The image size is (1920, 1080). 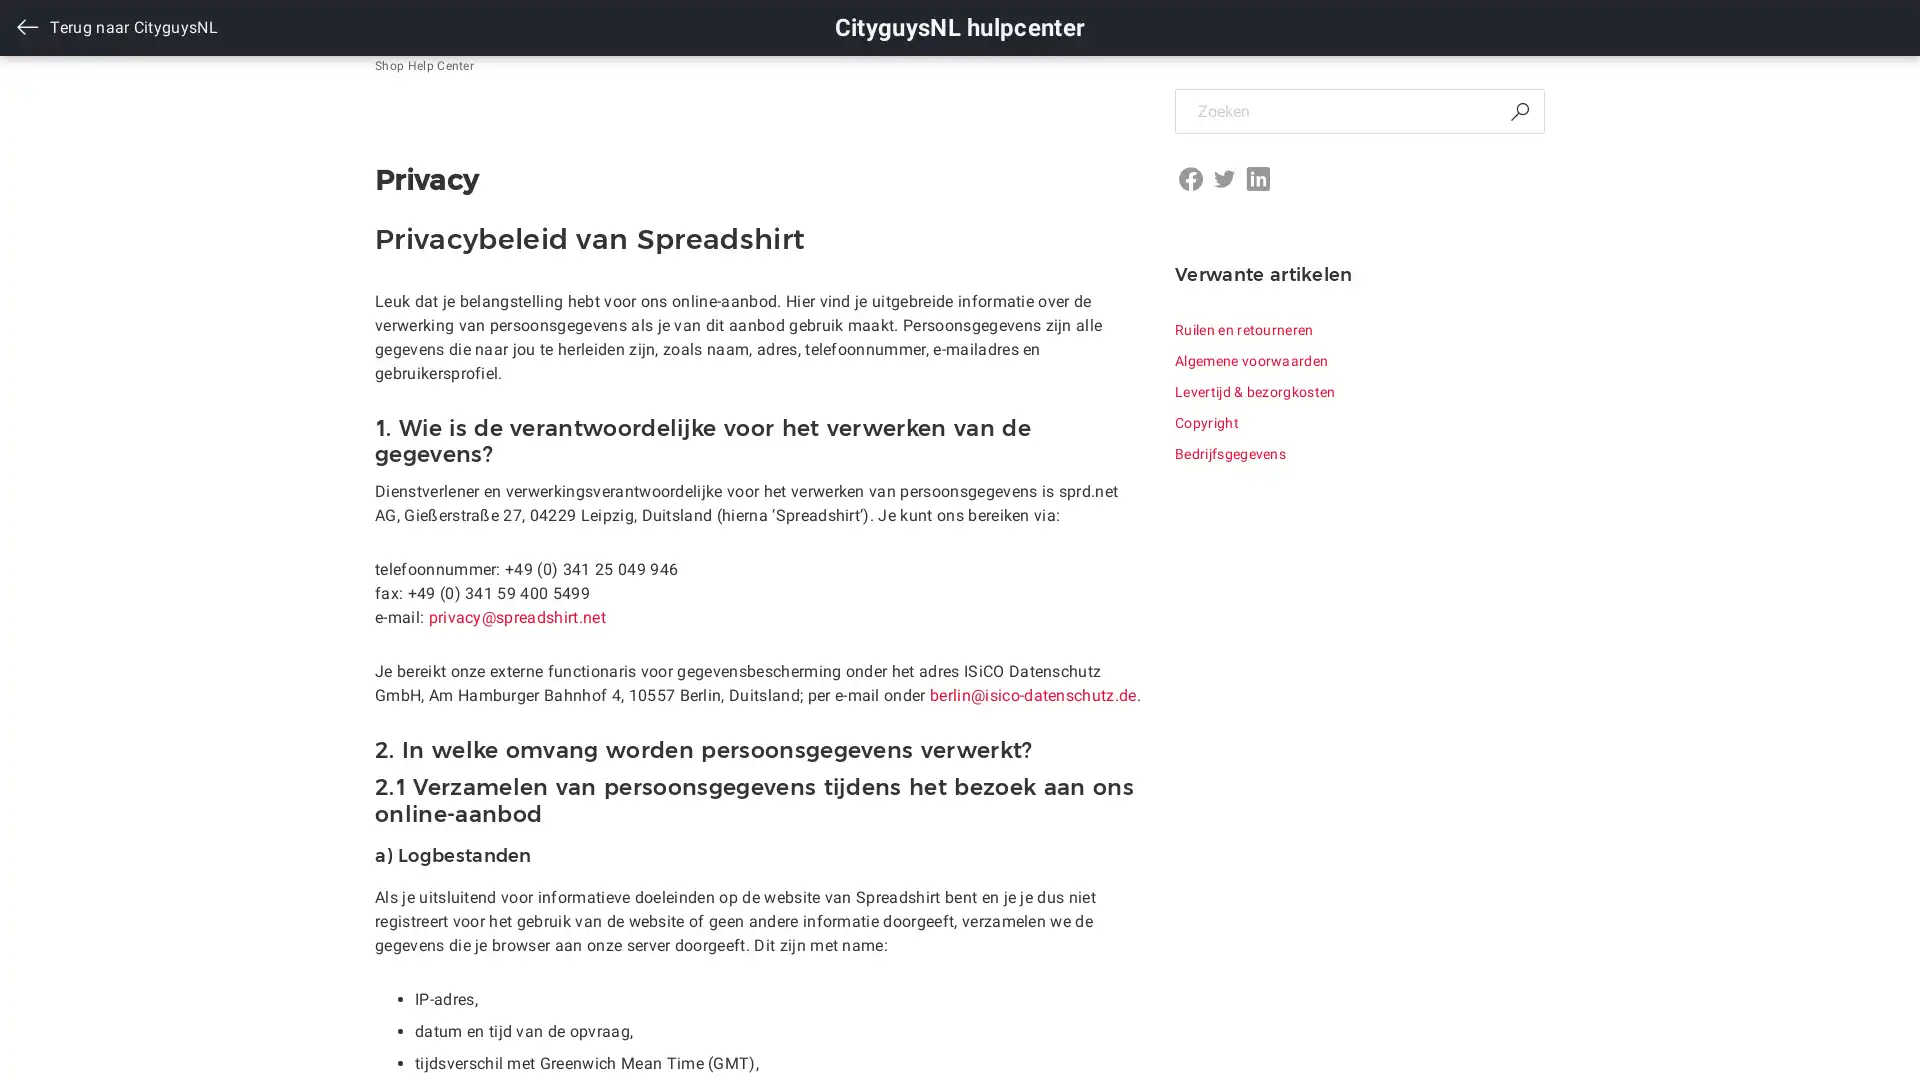 I want to click on Zoeken, so click(x=1519, y=111).